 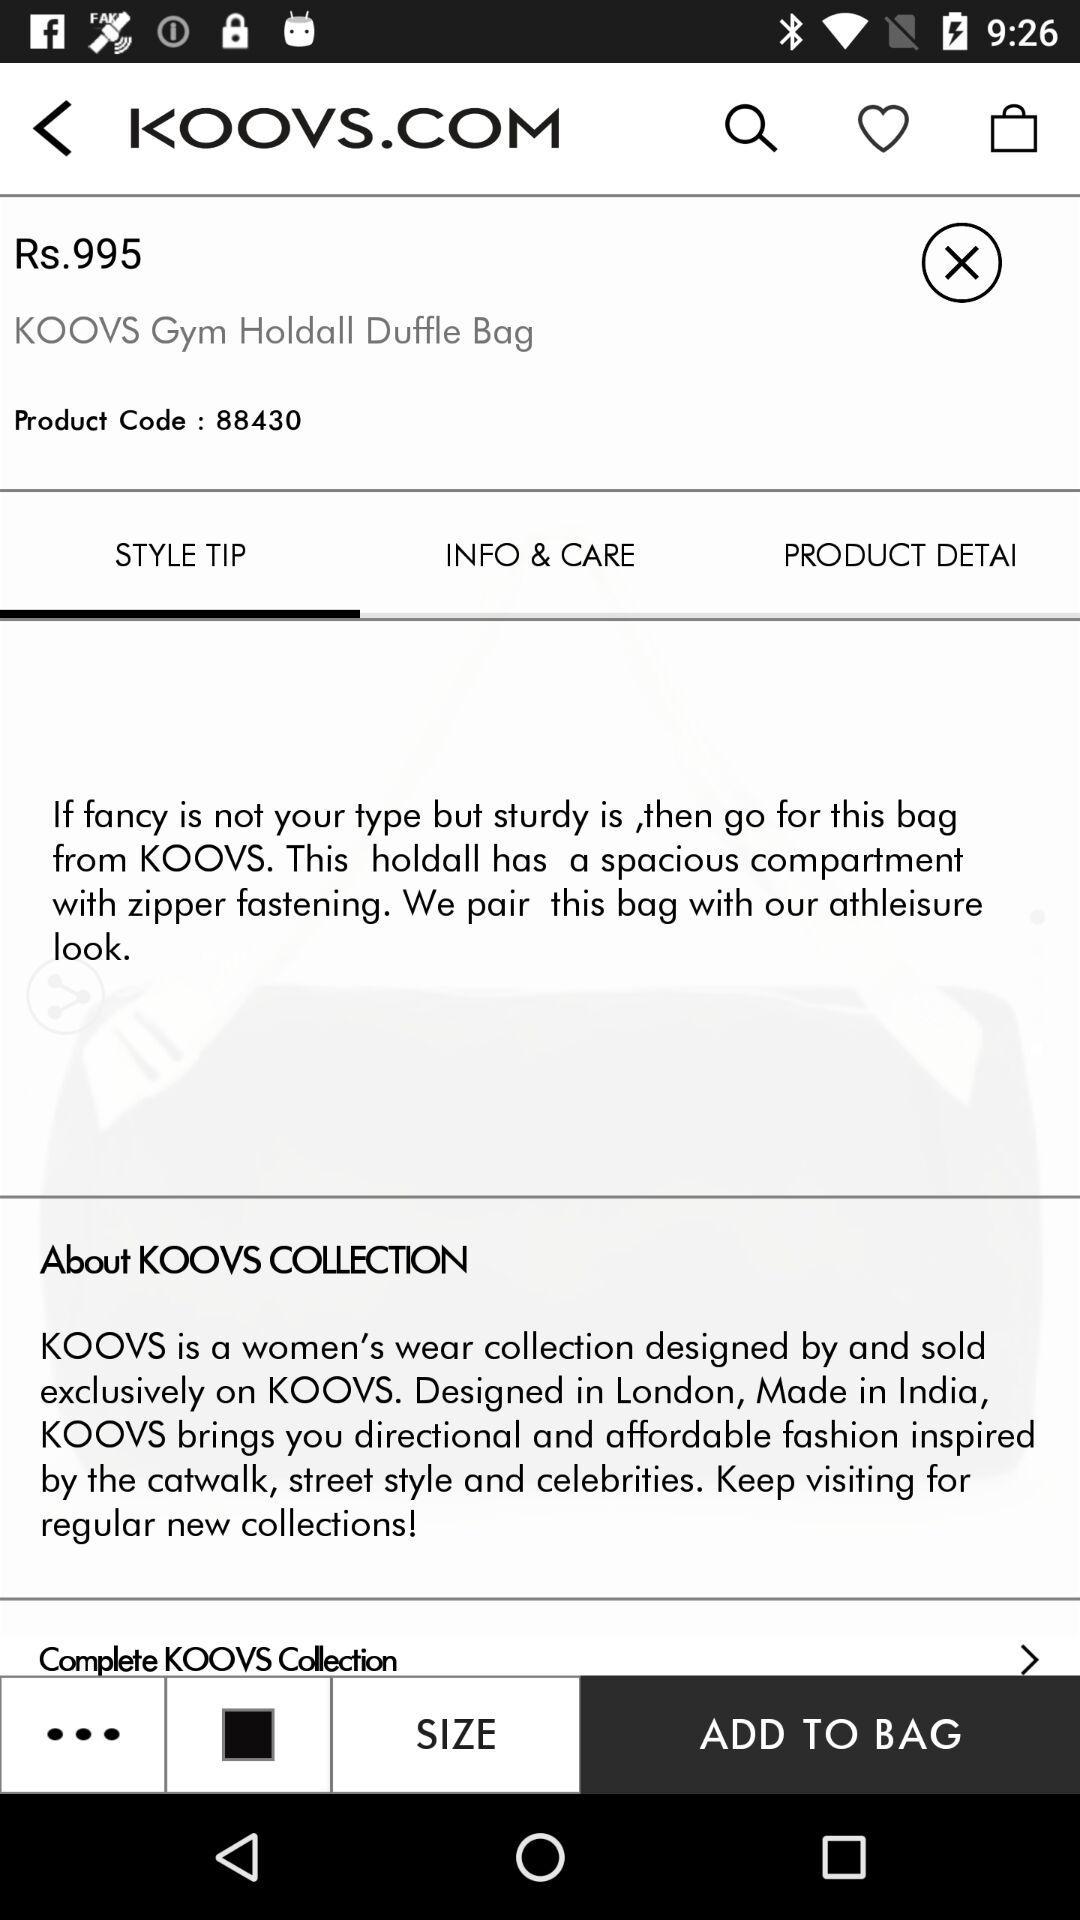 What do you see at coordinates (51, 127) in the screenshot?
I see `the arrow_backward icon` at bounding box center [51, 127].